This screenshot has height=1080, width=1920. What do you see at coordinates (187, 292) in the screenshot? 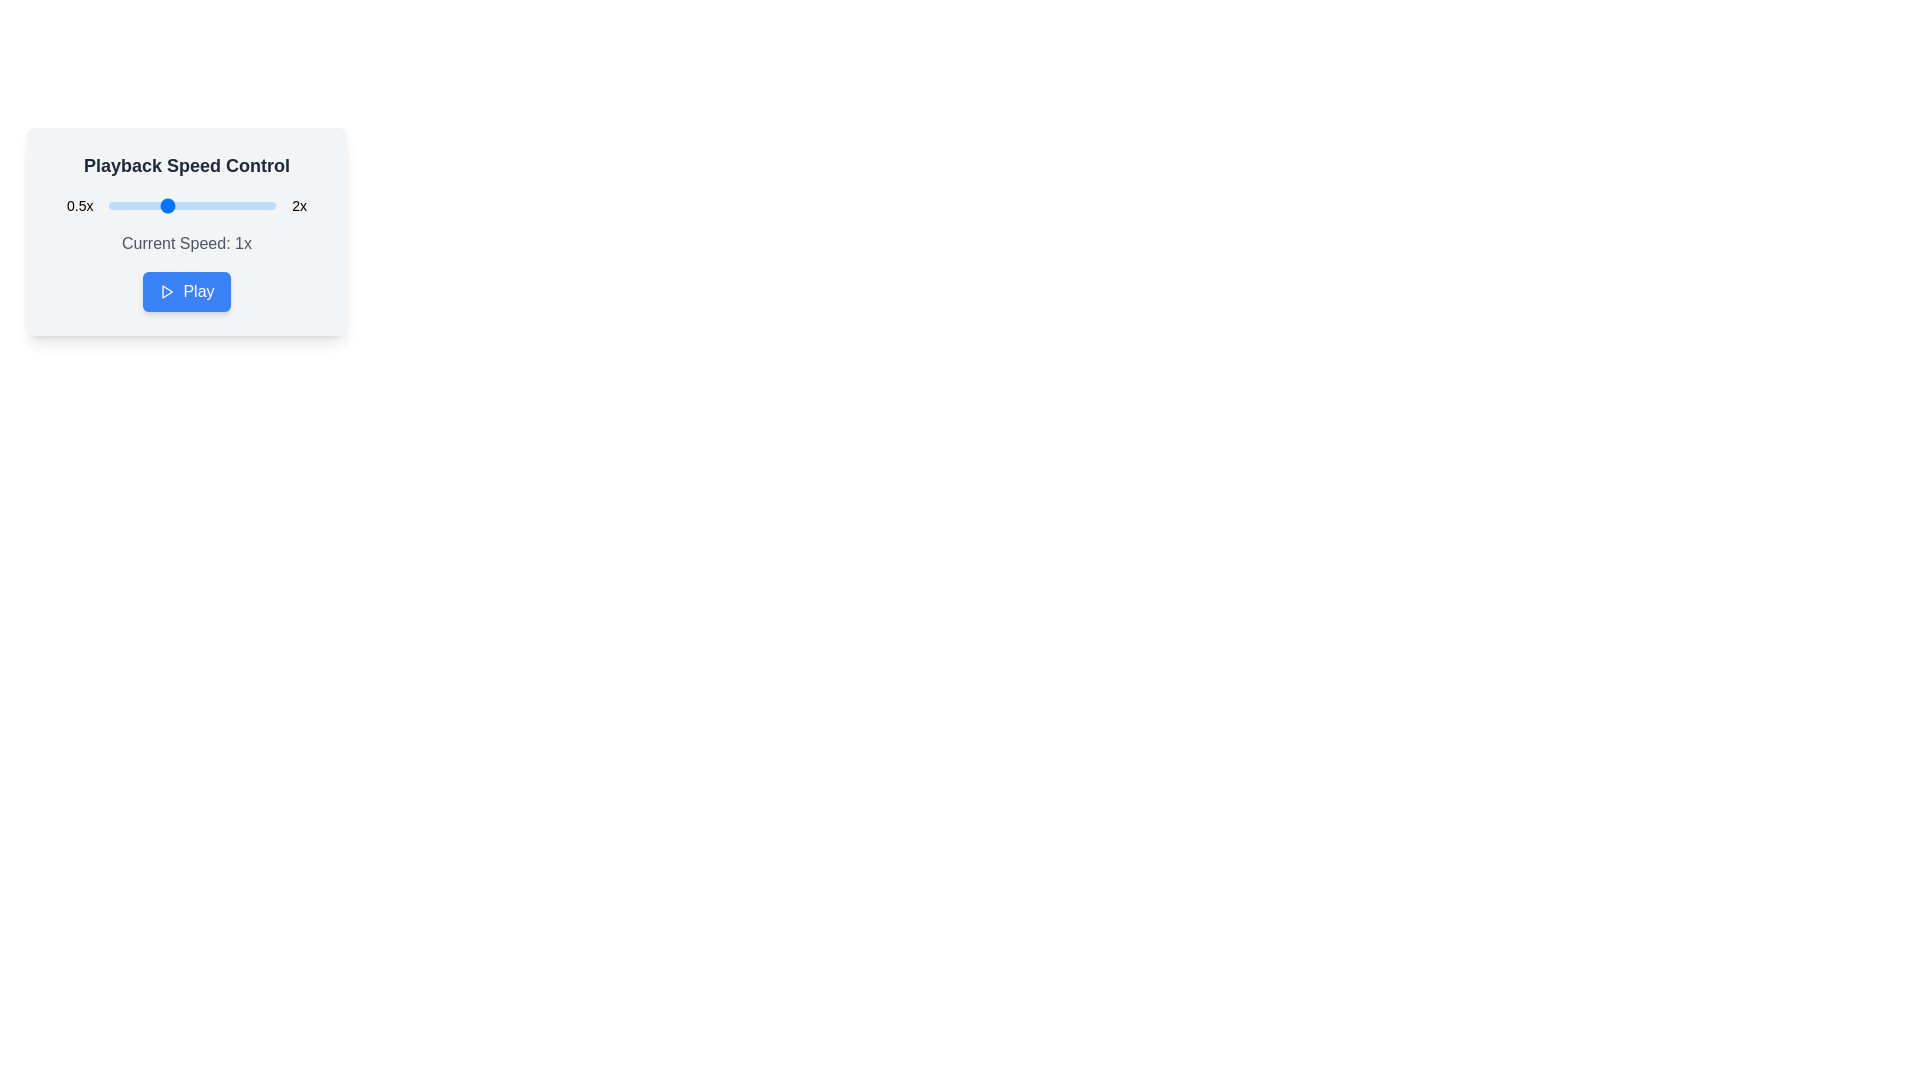
I see `the 'Play' button to start playback` at bounding box center [187, 292].